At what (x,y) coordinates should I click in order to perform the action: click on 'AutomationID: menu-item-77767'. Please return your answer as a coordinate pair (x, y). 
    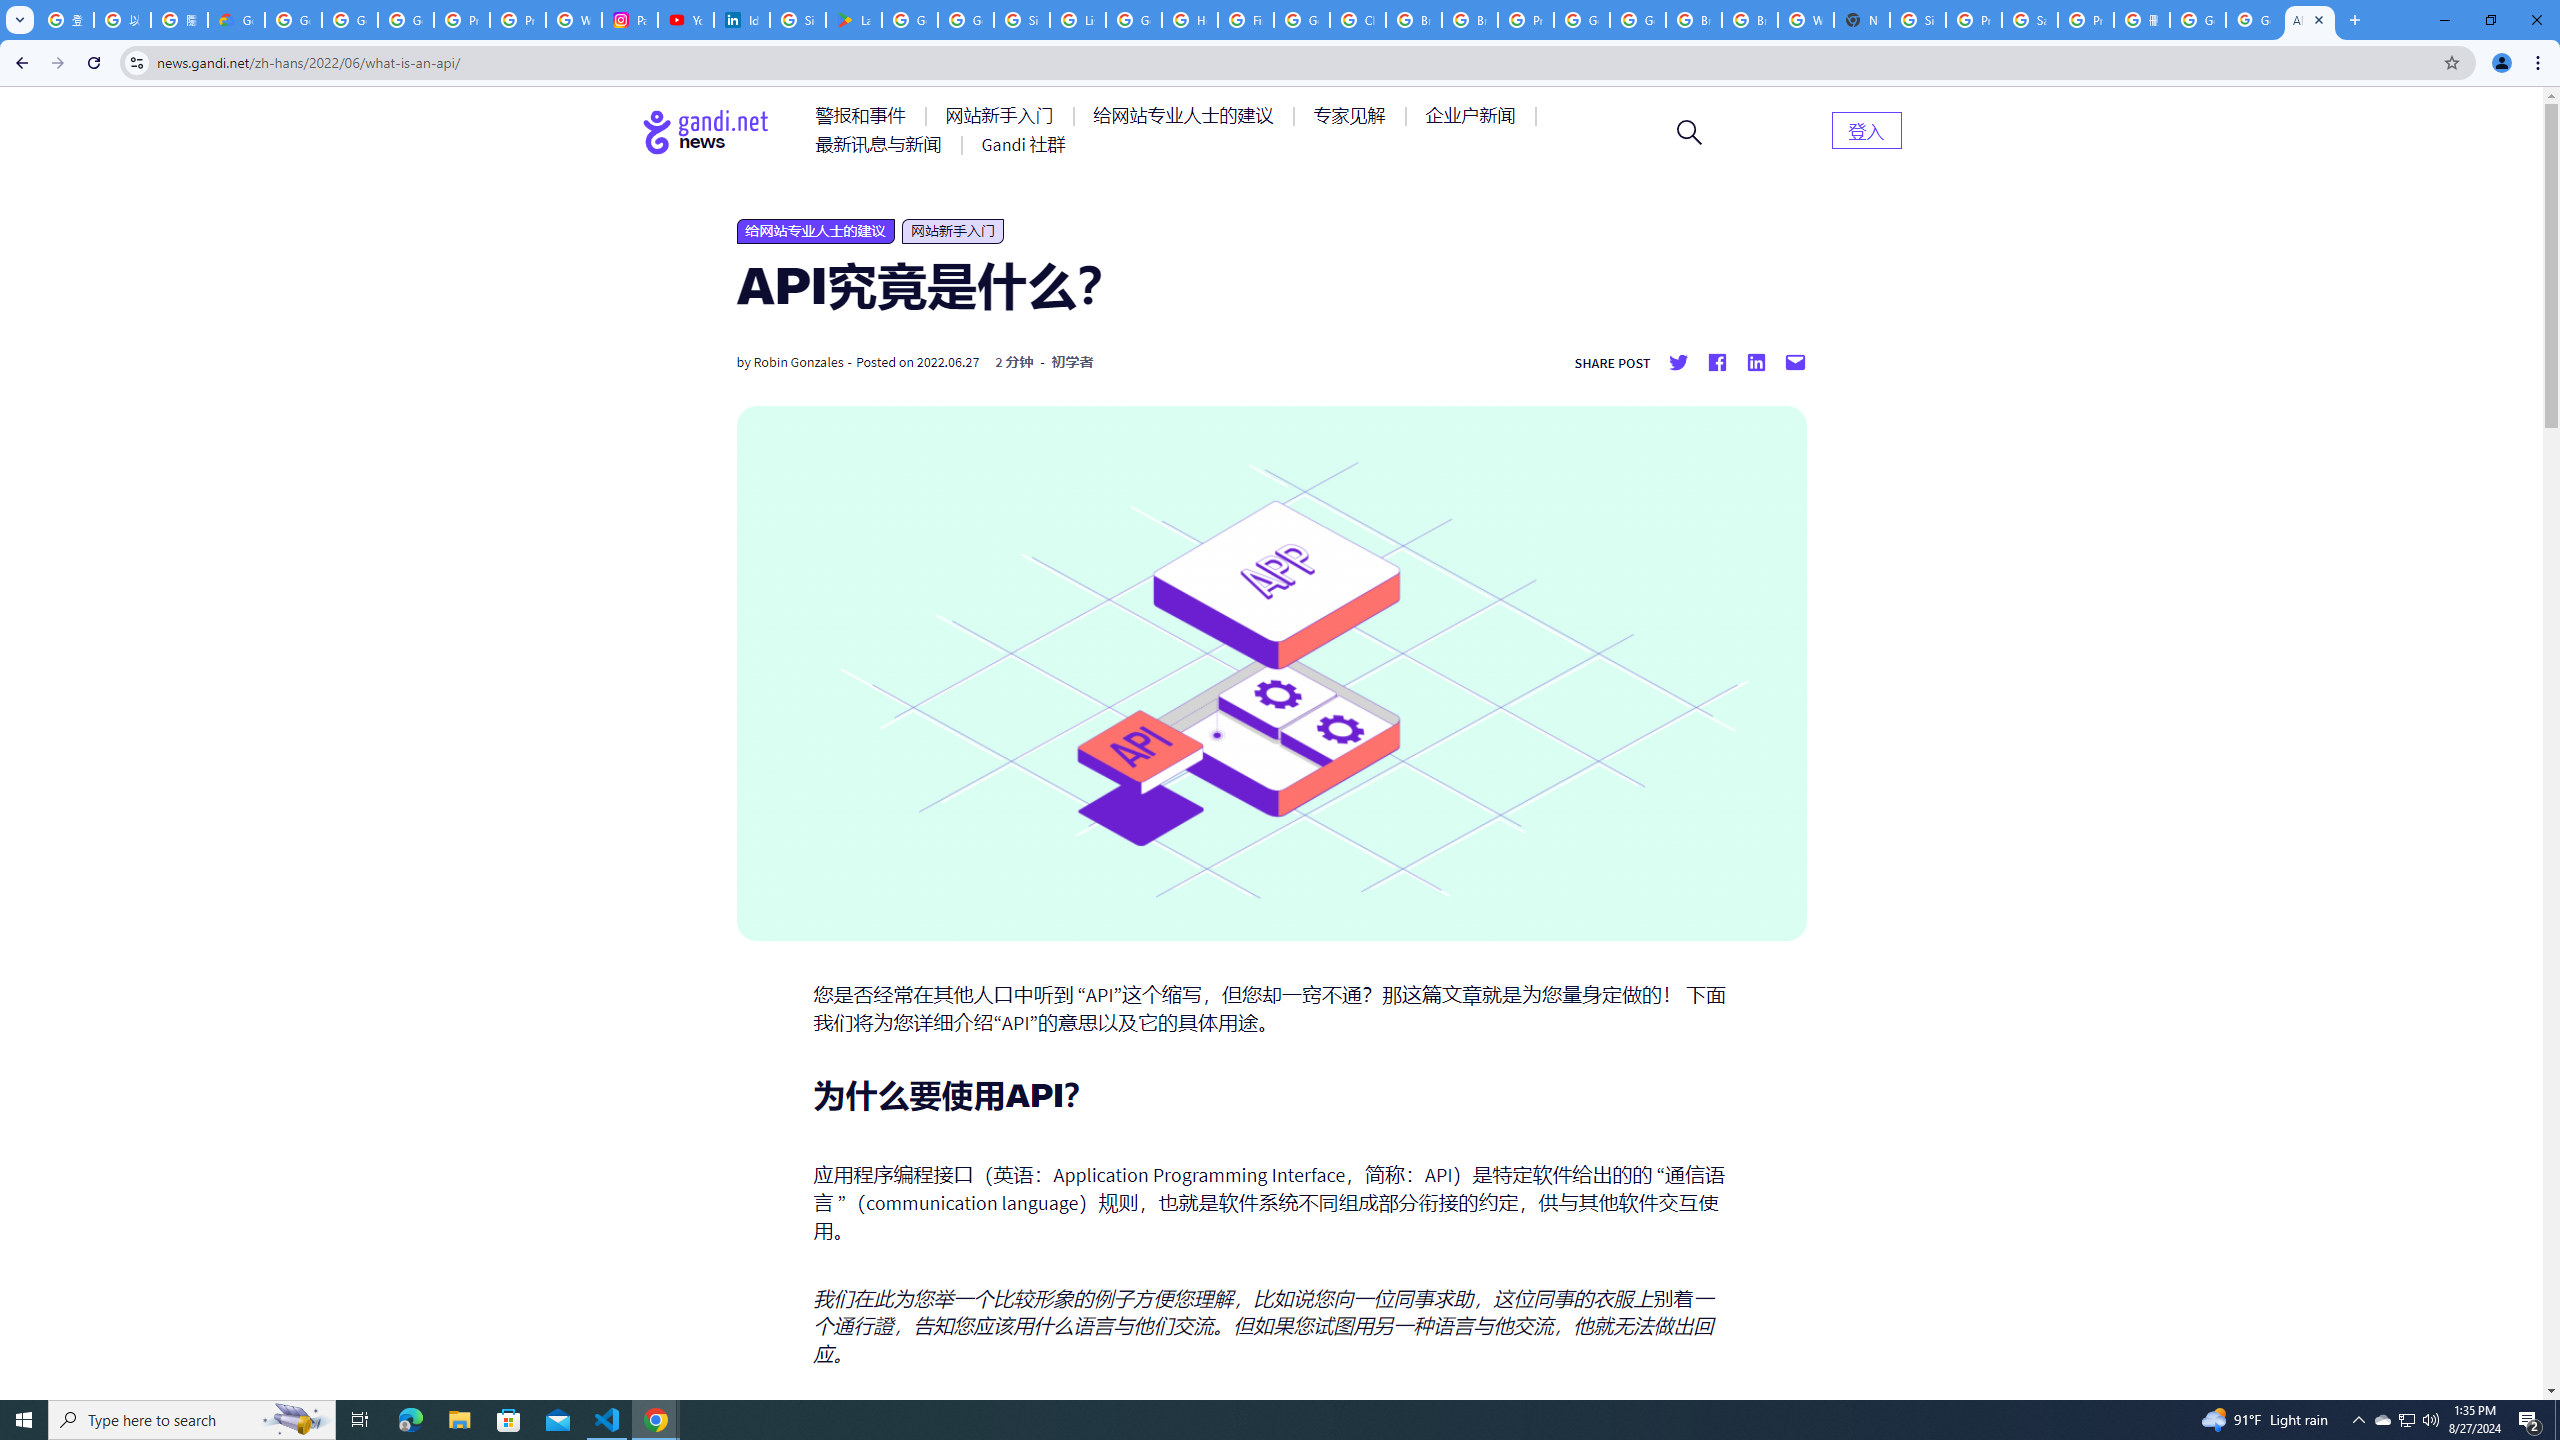
    Looking at the image, I should click on (1023, 143).